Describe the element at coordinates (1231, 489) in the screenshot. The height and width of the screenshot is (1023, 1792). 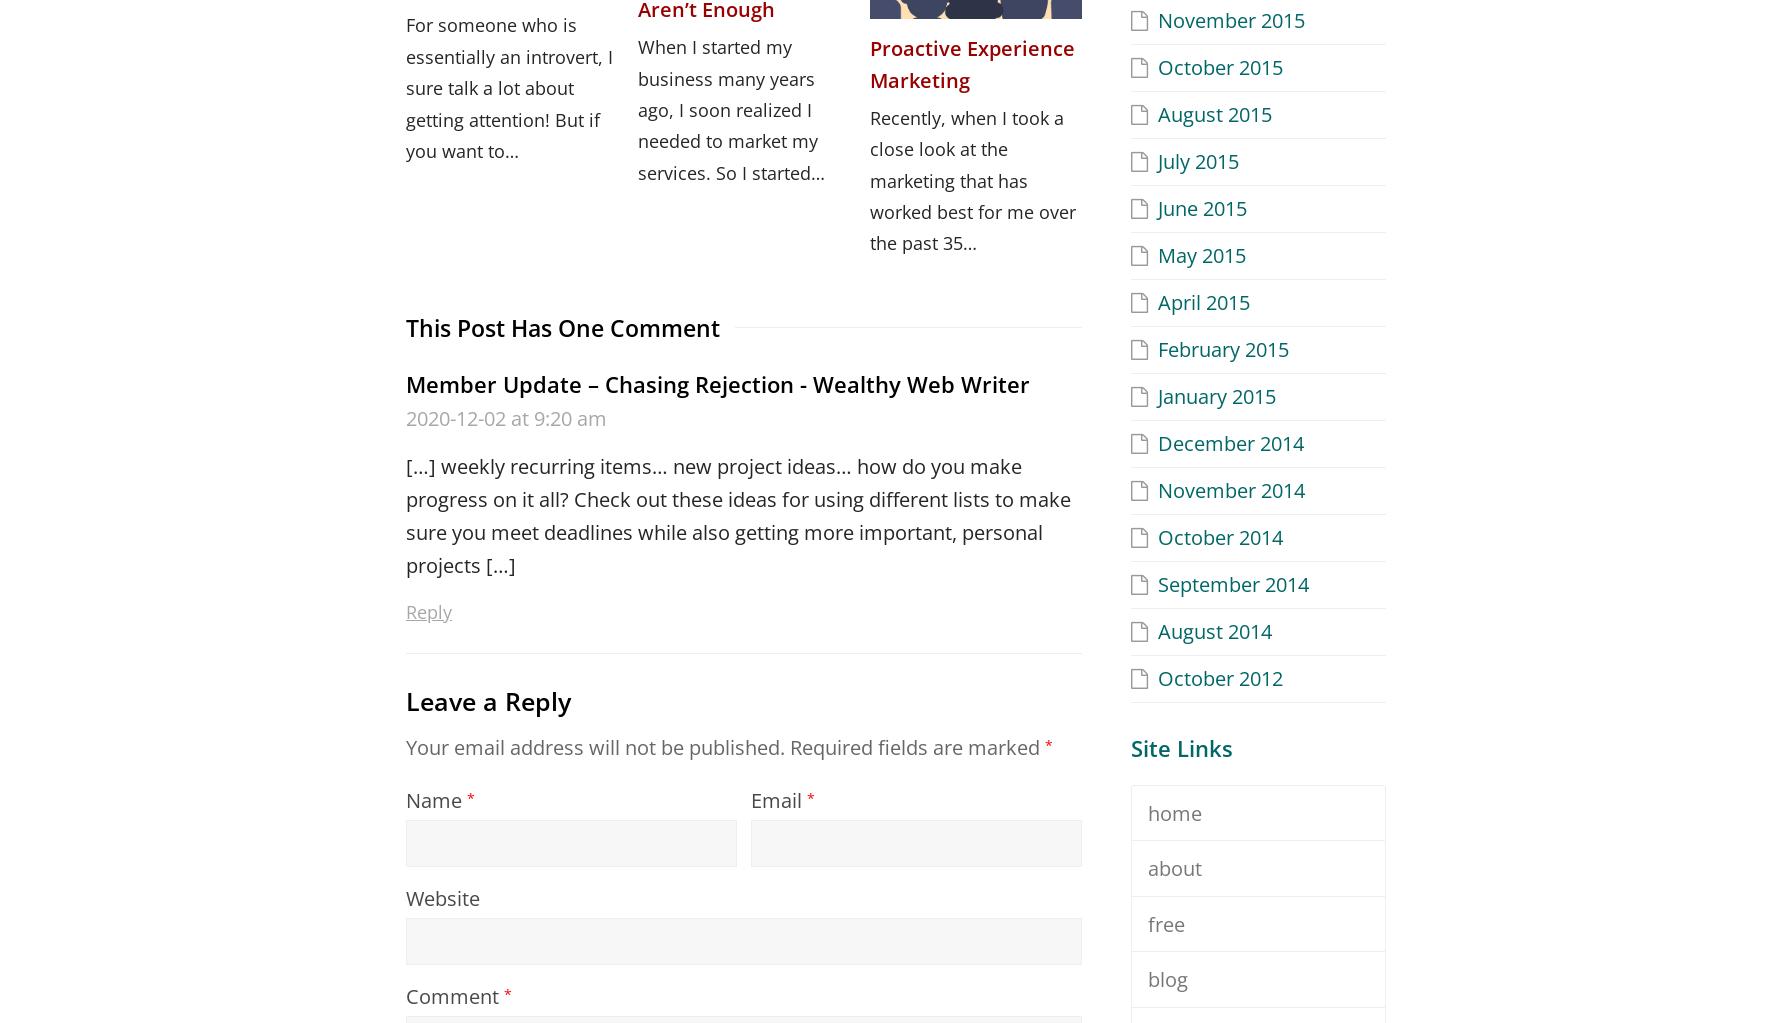
I see `'November 2014'` at that location.